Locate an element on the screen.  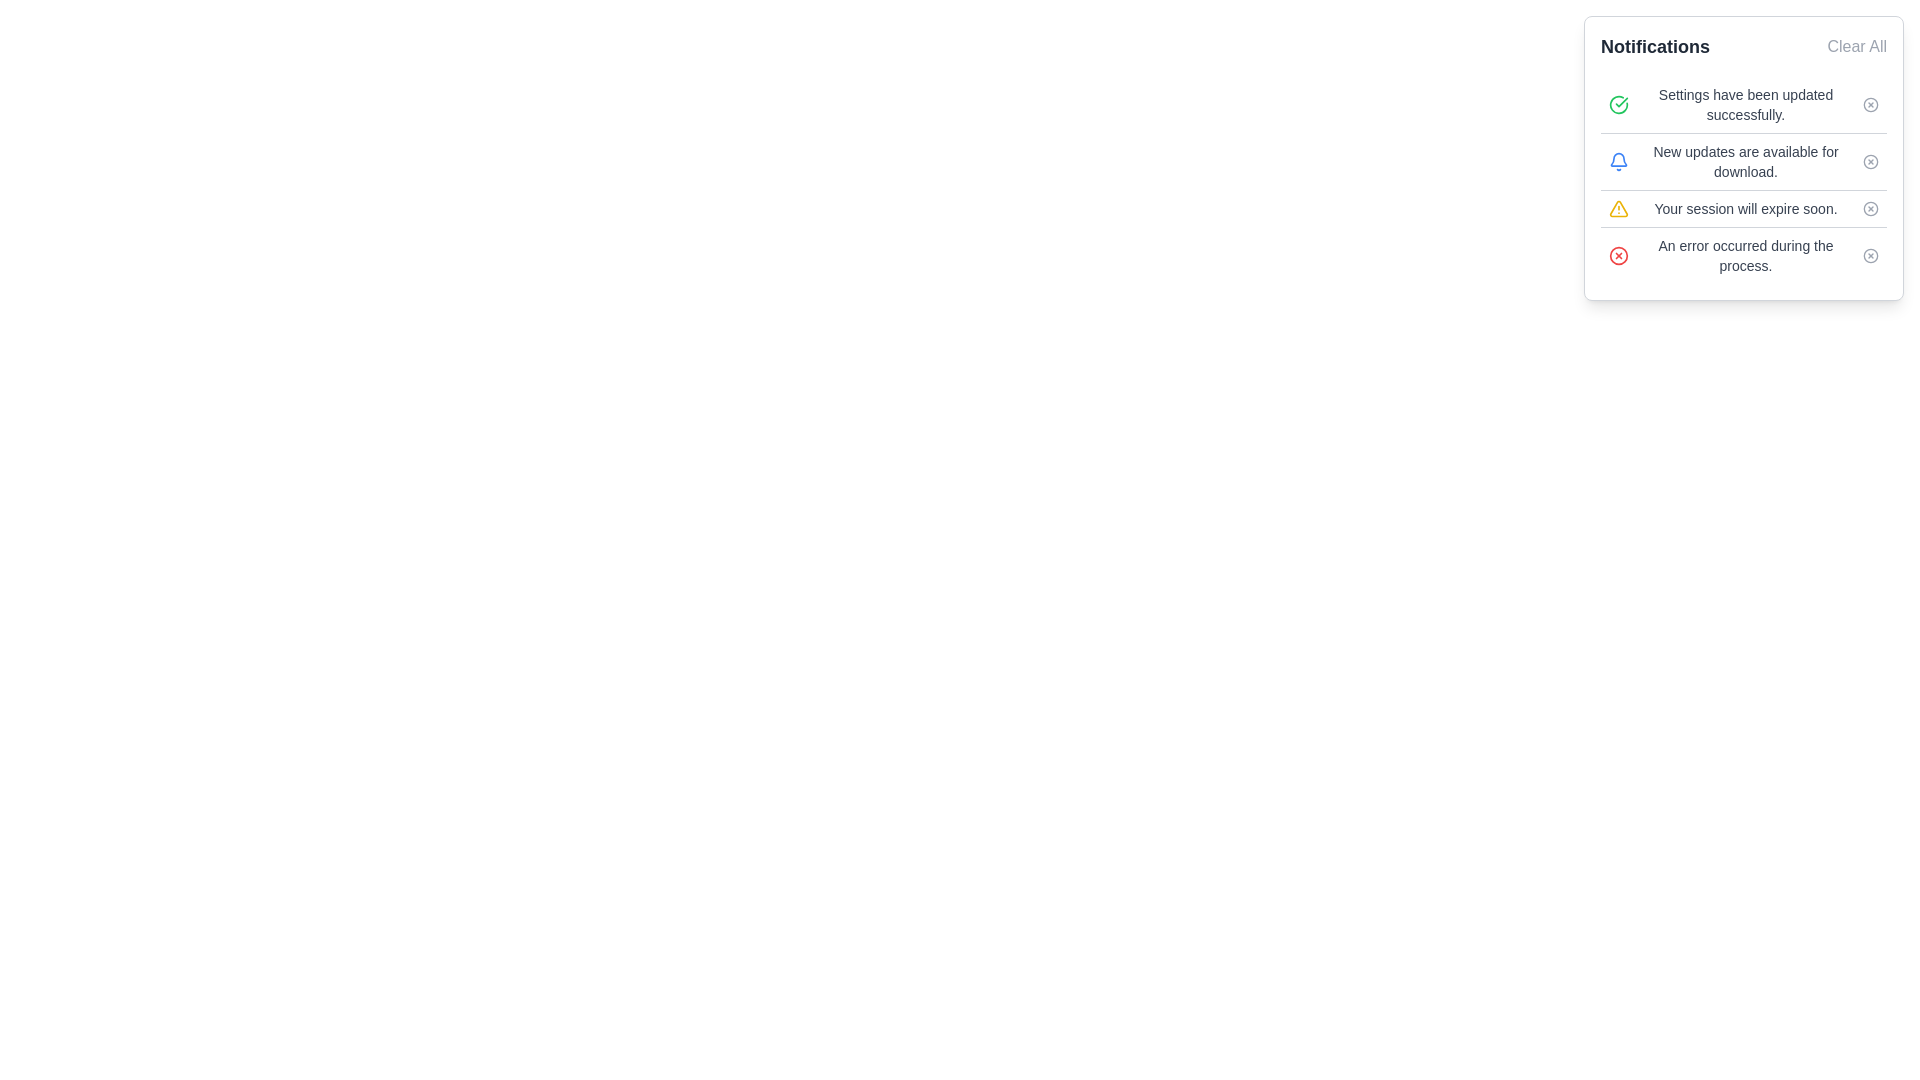
the 'close' or 'dismiss' icon located at the top right corner of the notification panel, near the 'Clear All' text is located at coordinates (1870, 104).